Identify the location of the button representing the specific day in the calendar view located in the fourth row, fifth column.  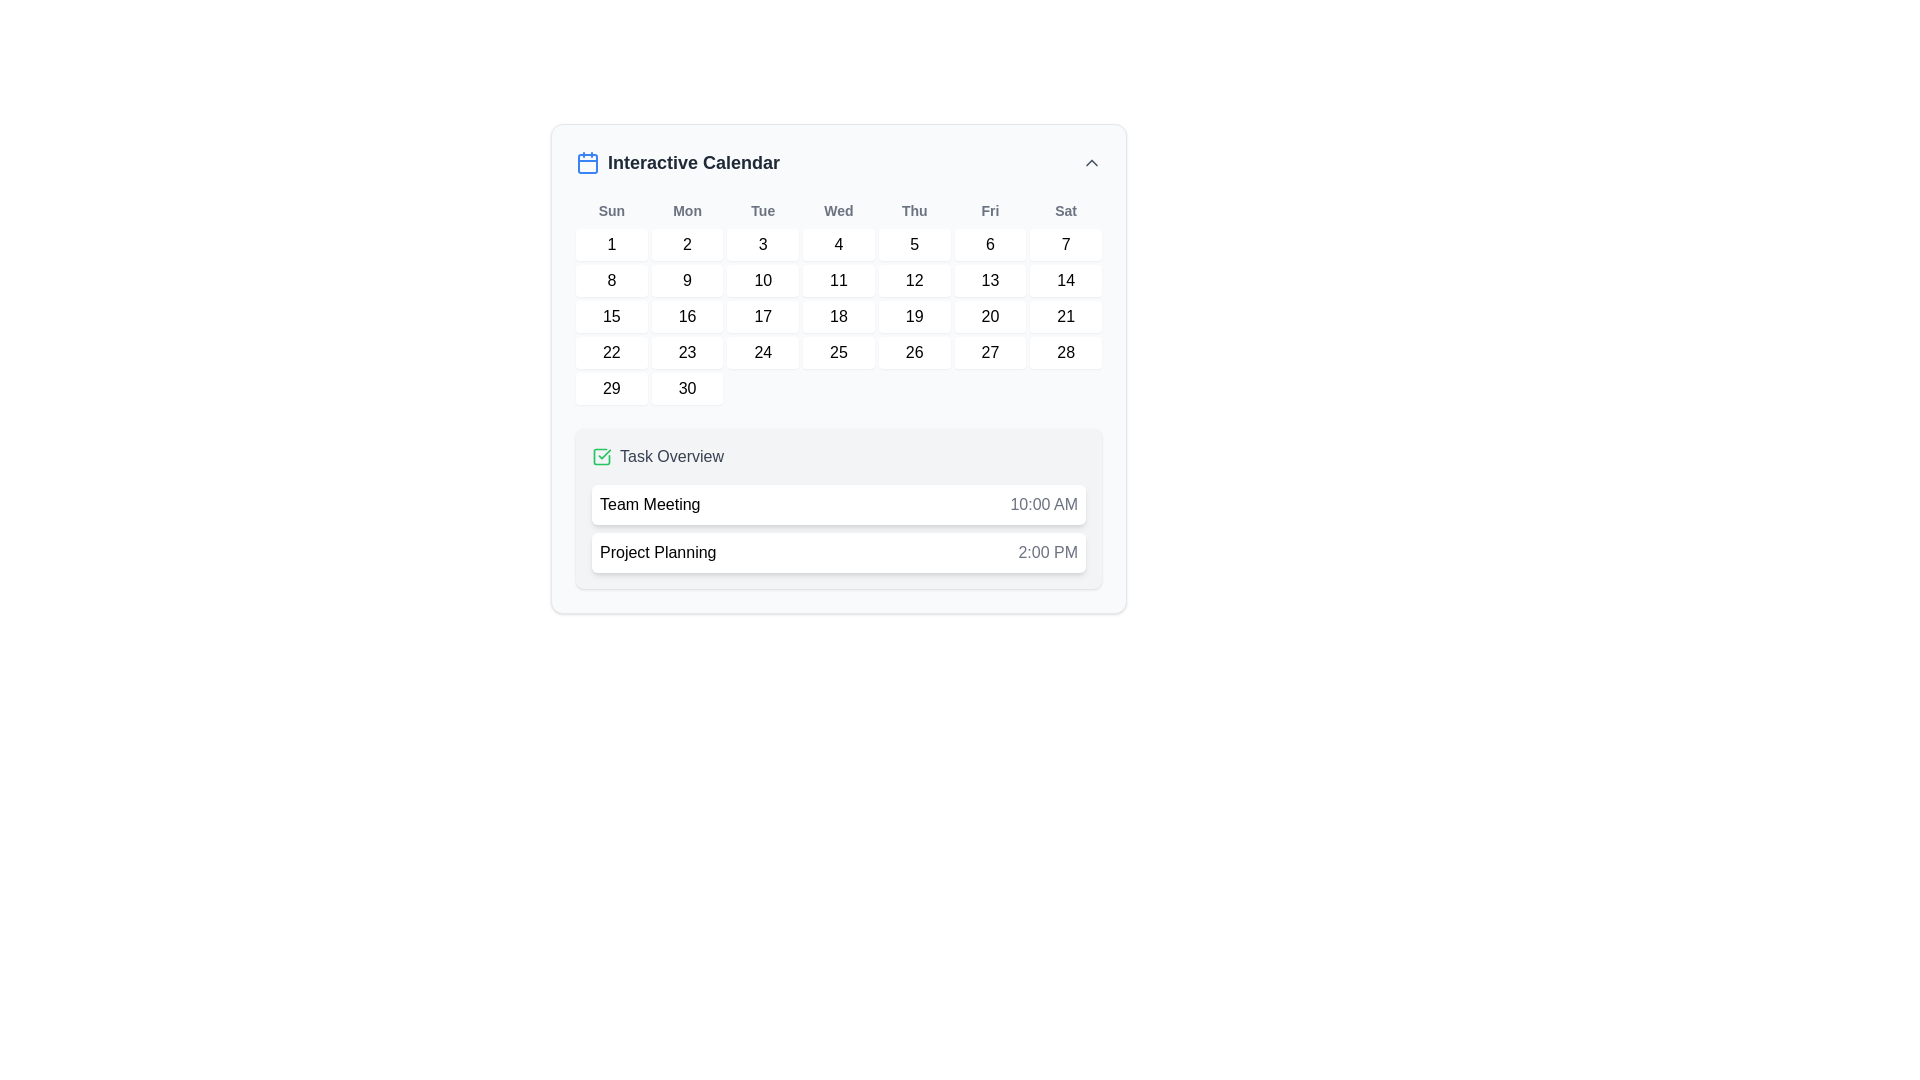
(913, 352).